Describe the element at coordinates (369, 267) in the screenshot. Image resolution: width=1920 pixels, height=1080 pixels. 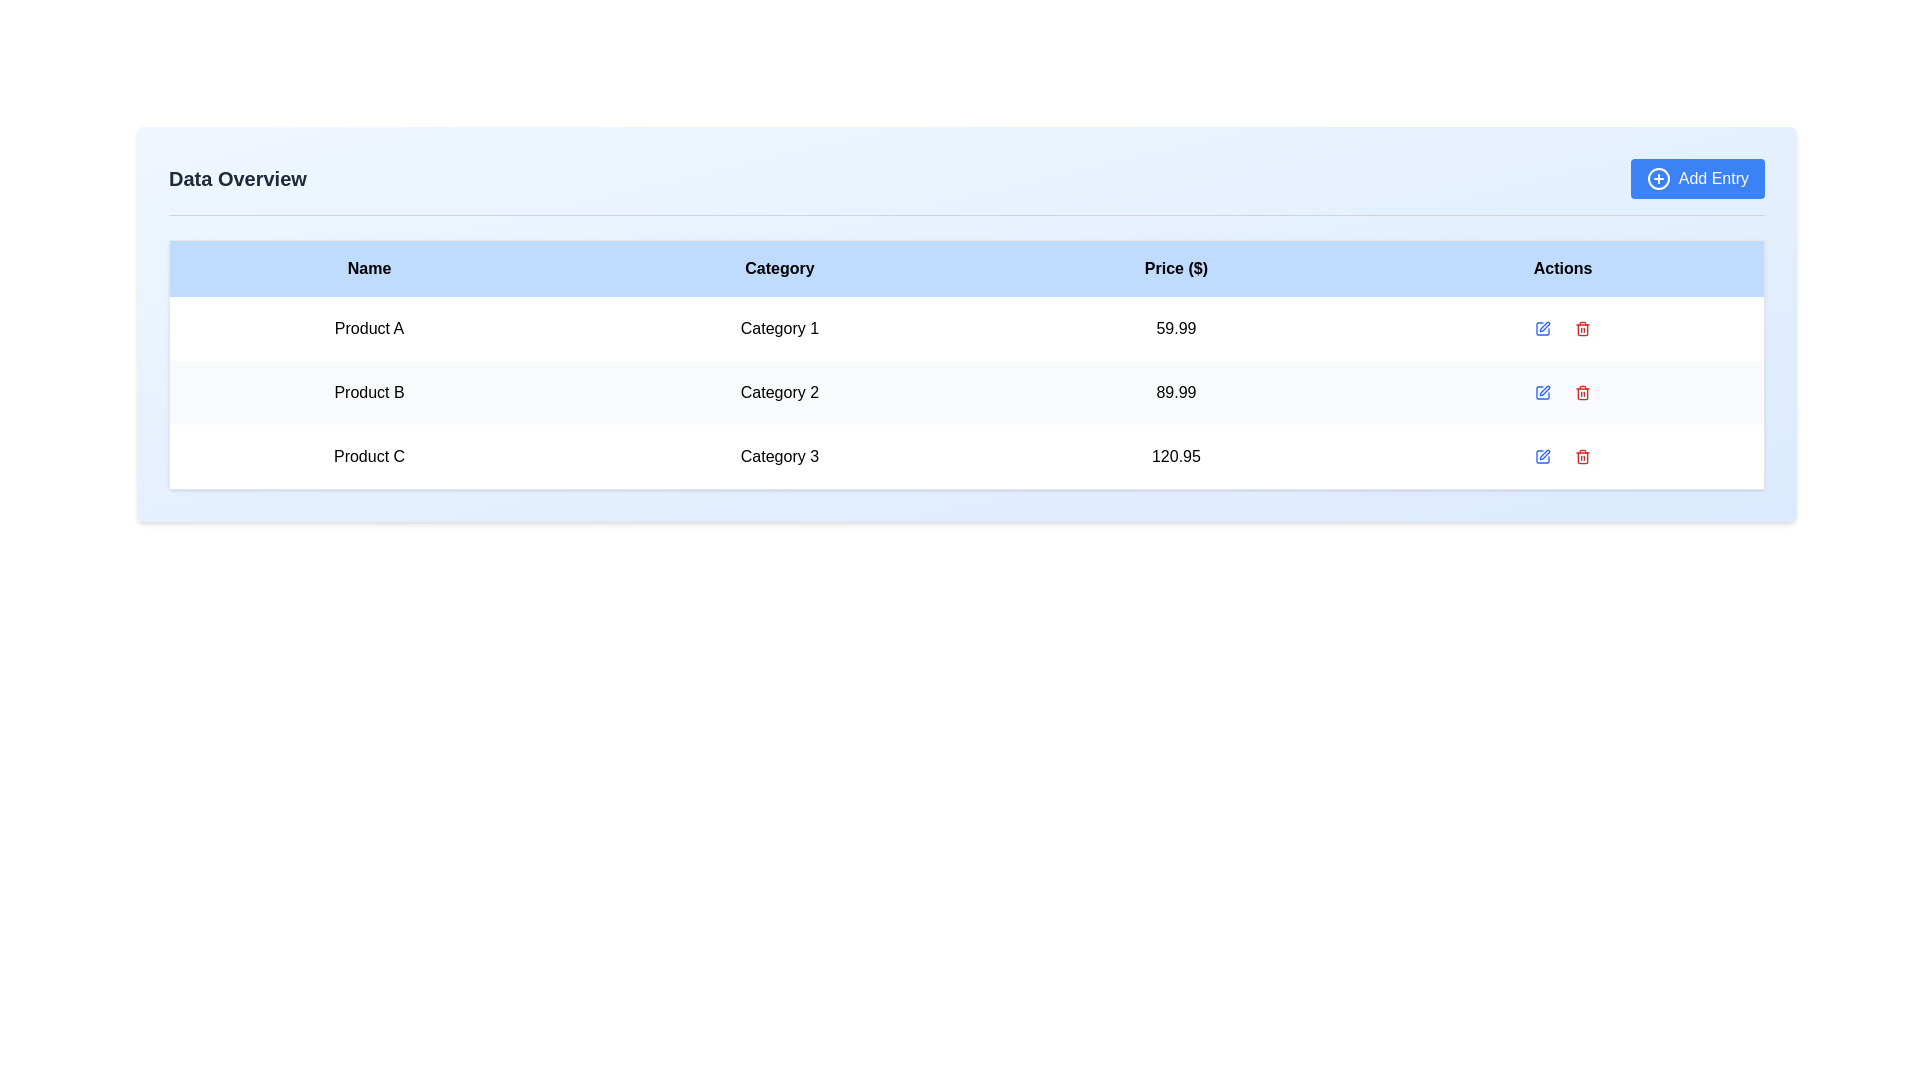
I see `the 'Name' header label in the table, which is the first column header indicating names of items or entities` at that location.